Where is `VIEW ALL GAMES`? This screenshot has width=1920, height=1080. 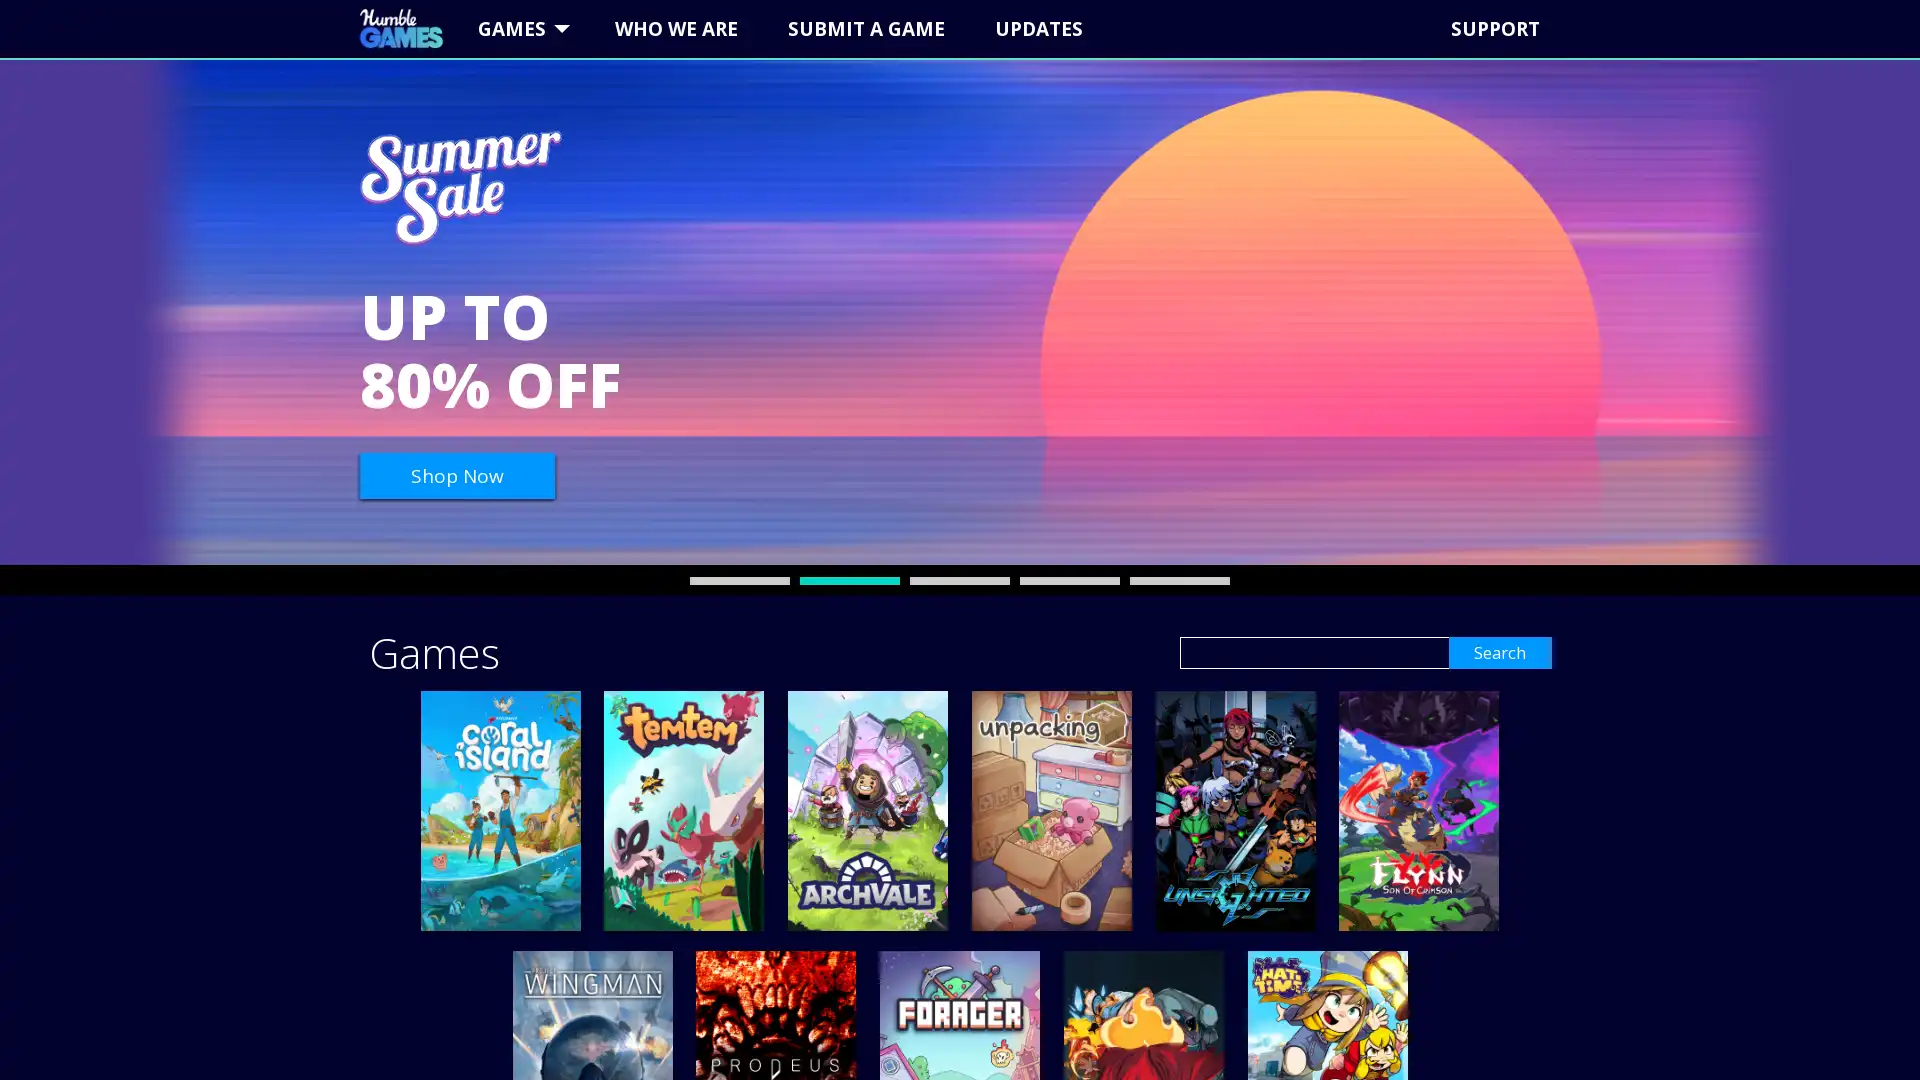
VIEW ALL GAMES is located at coordinates (1304, 182).